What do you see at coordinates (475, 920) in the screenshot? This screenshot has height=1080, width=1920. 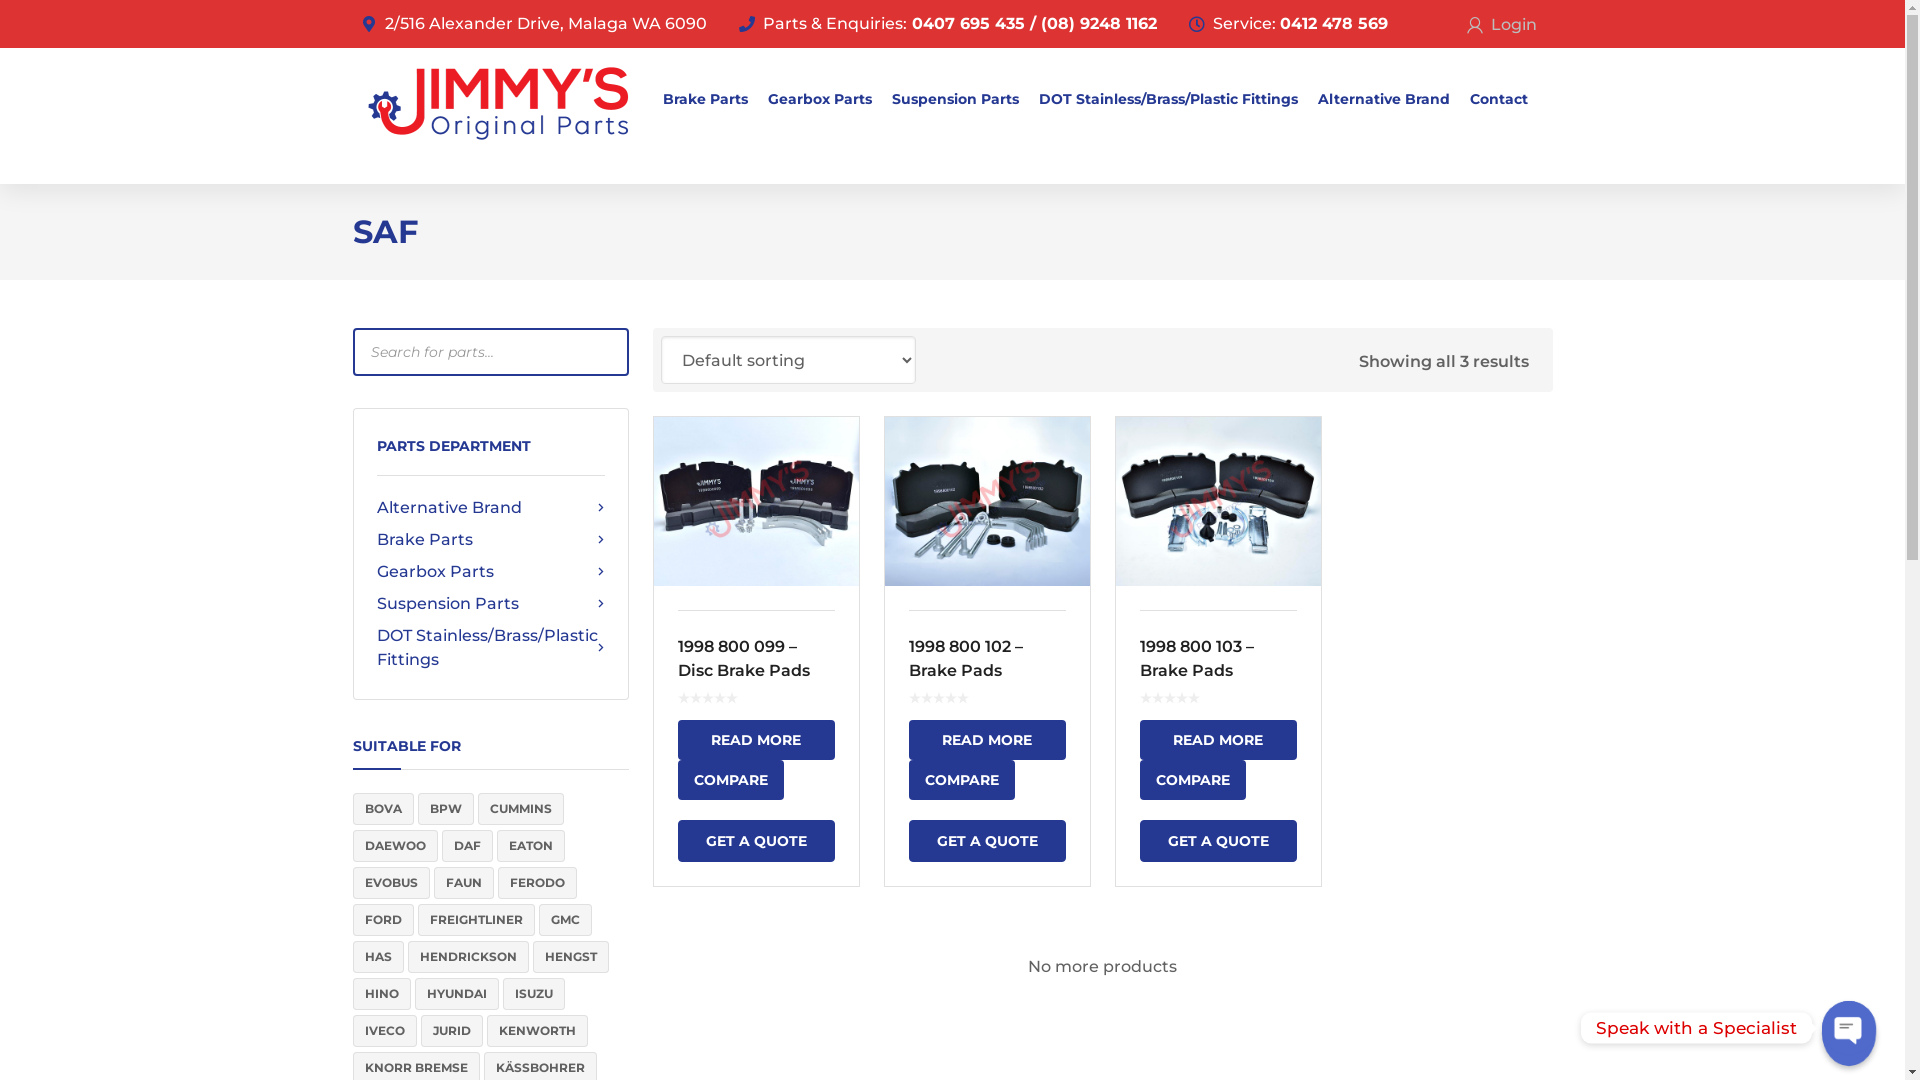 I see `'FREIGHTLINER'` at bounding box center [475, 920].